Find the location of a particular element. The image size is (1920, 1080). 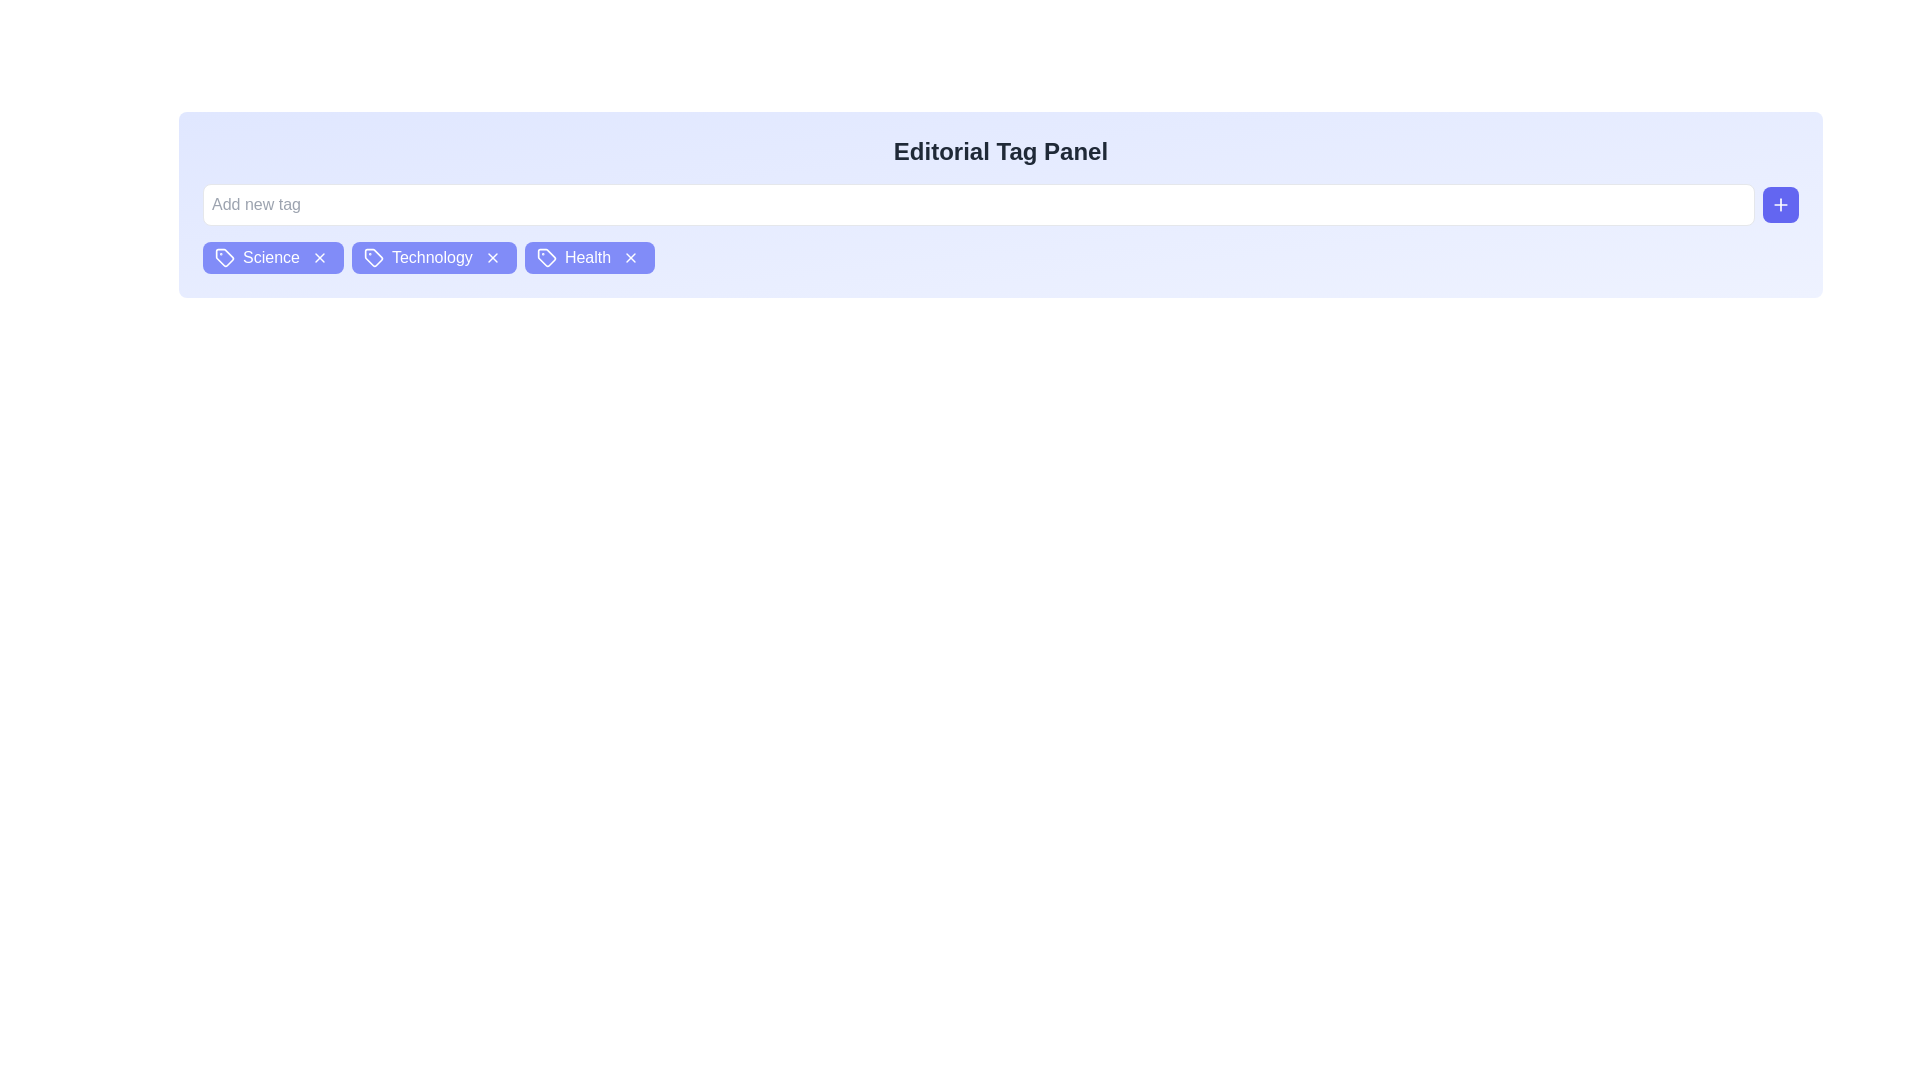

the 'Health' icon that visually represents the tag labeled 'Health', which is positioned to the left of the text 'Health' is located at coordinates (546, 257).